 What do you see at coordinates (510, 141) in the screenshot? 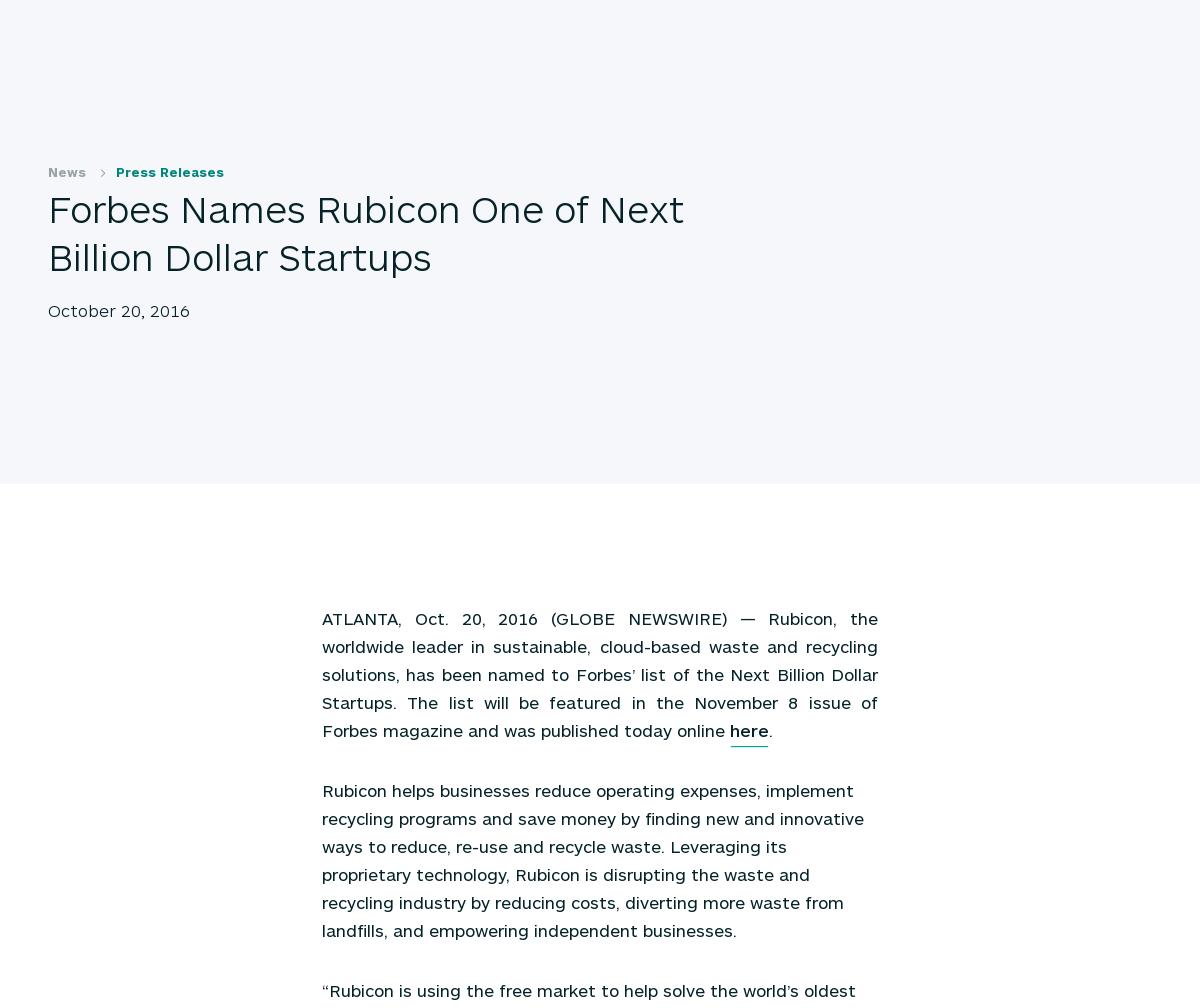
I see `'November 1, 2016'` at bounding box center [510, 141].